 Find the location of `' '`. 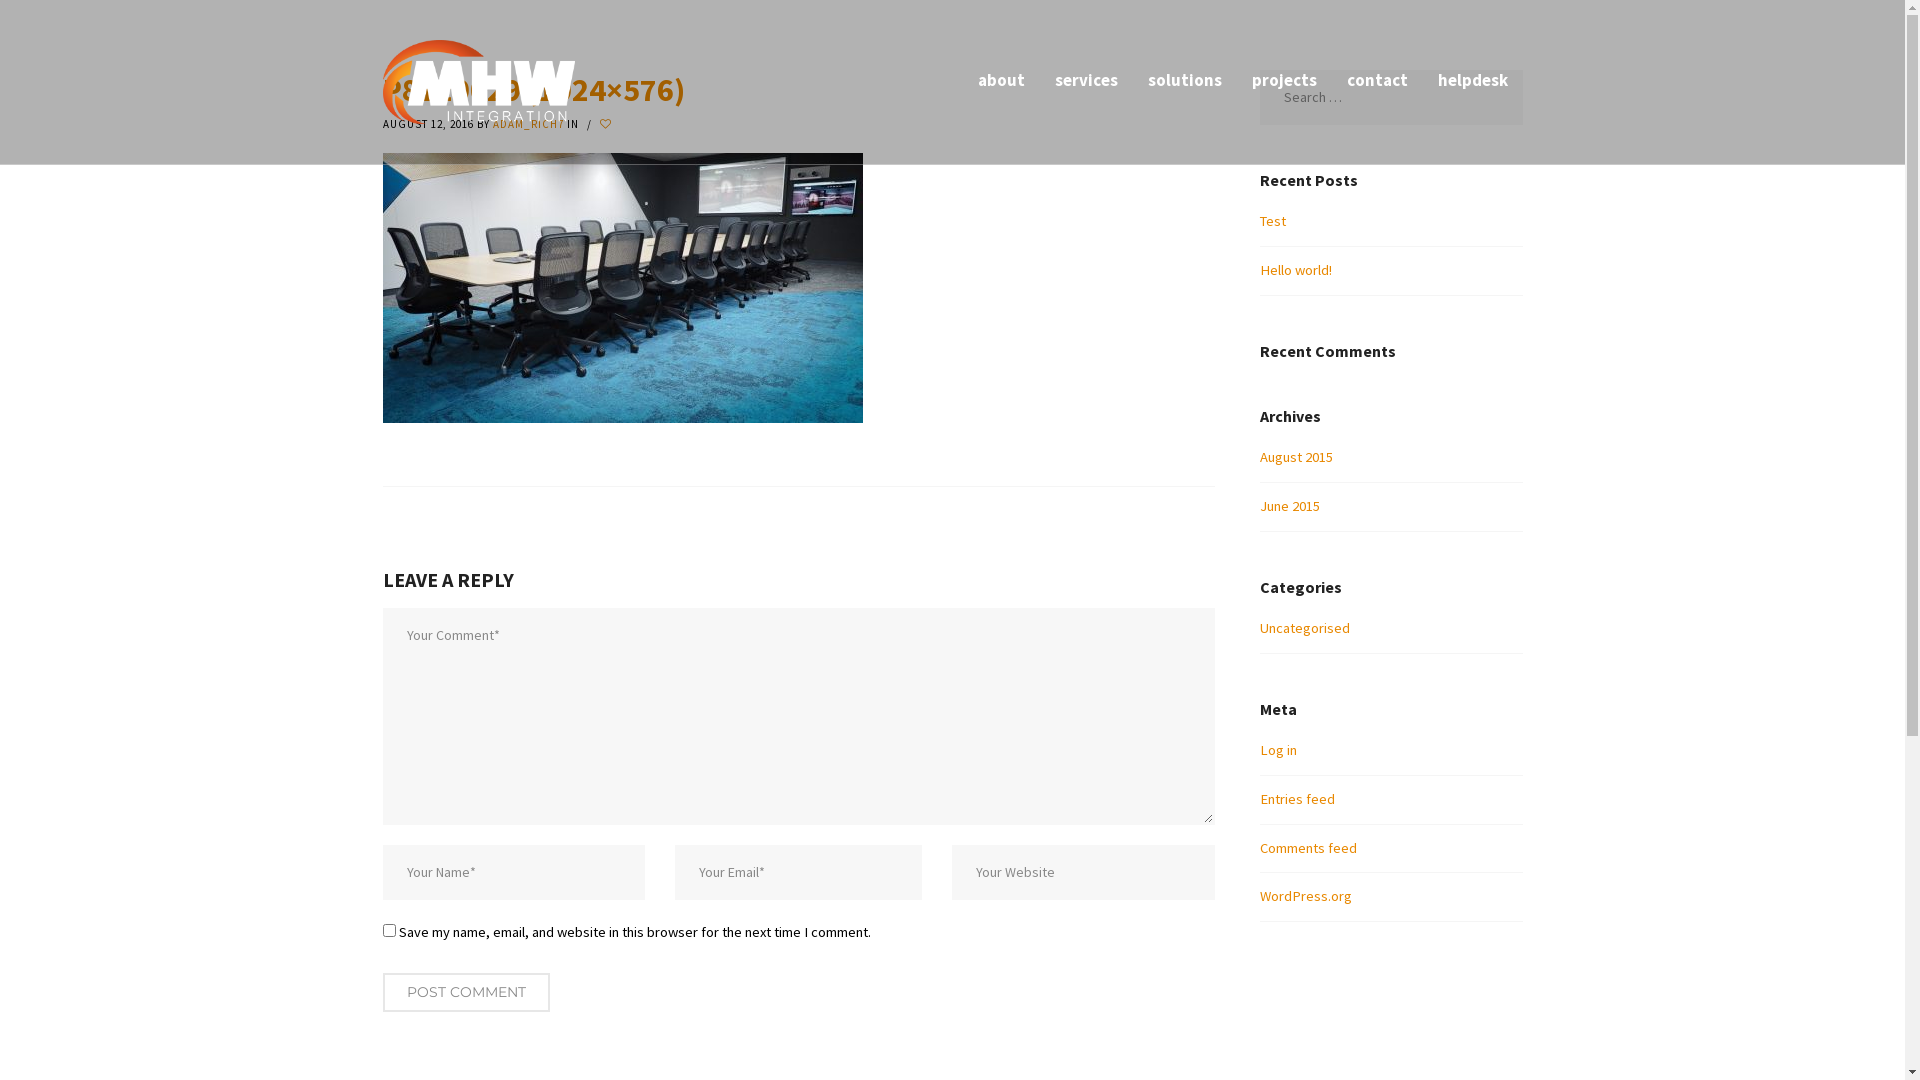

' ' is located at coordinates (606, 123).